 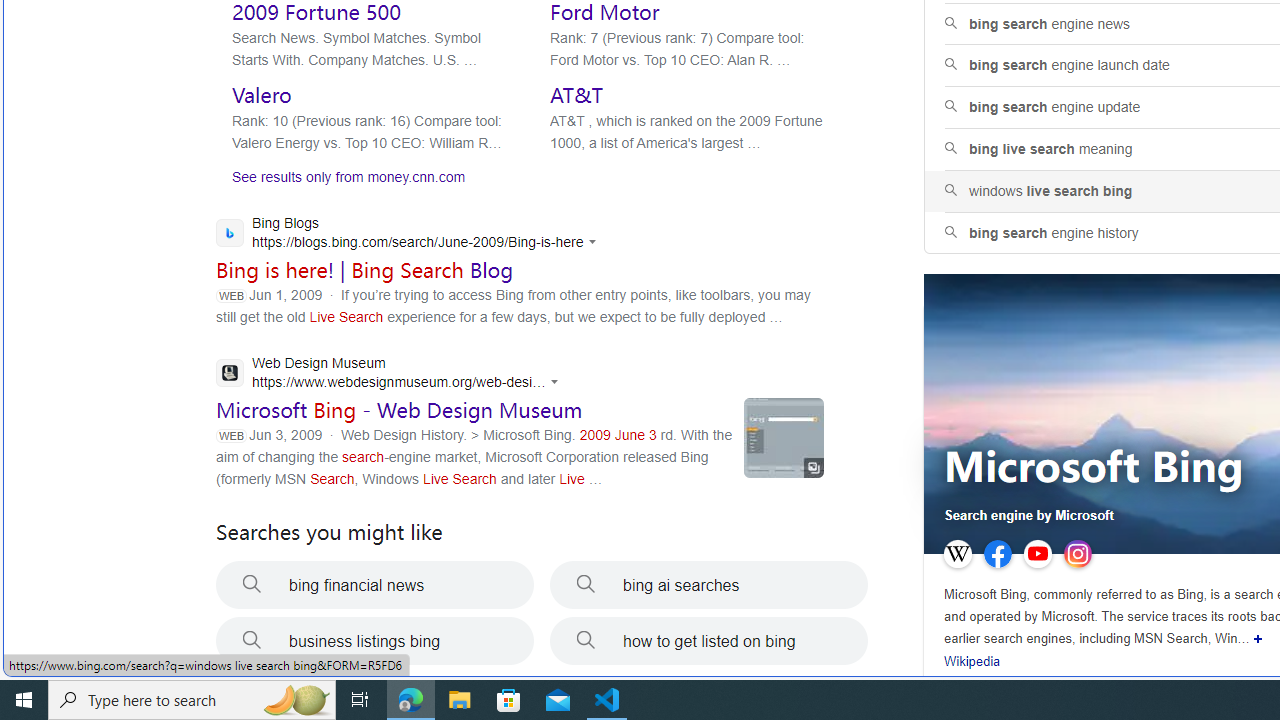 I want to click on 'Show more', so click(x=1257, y=639).